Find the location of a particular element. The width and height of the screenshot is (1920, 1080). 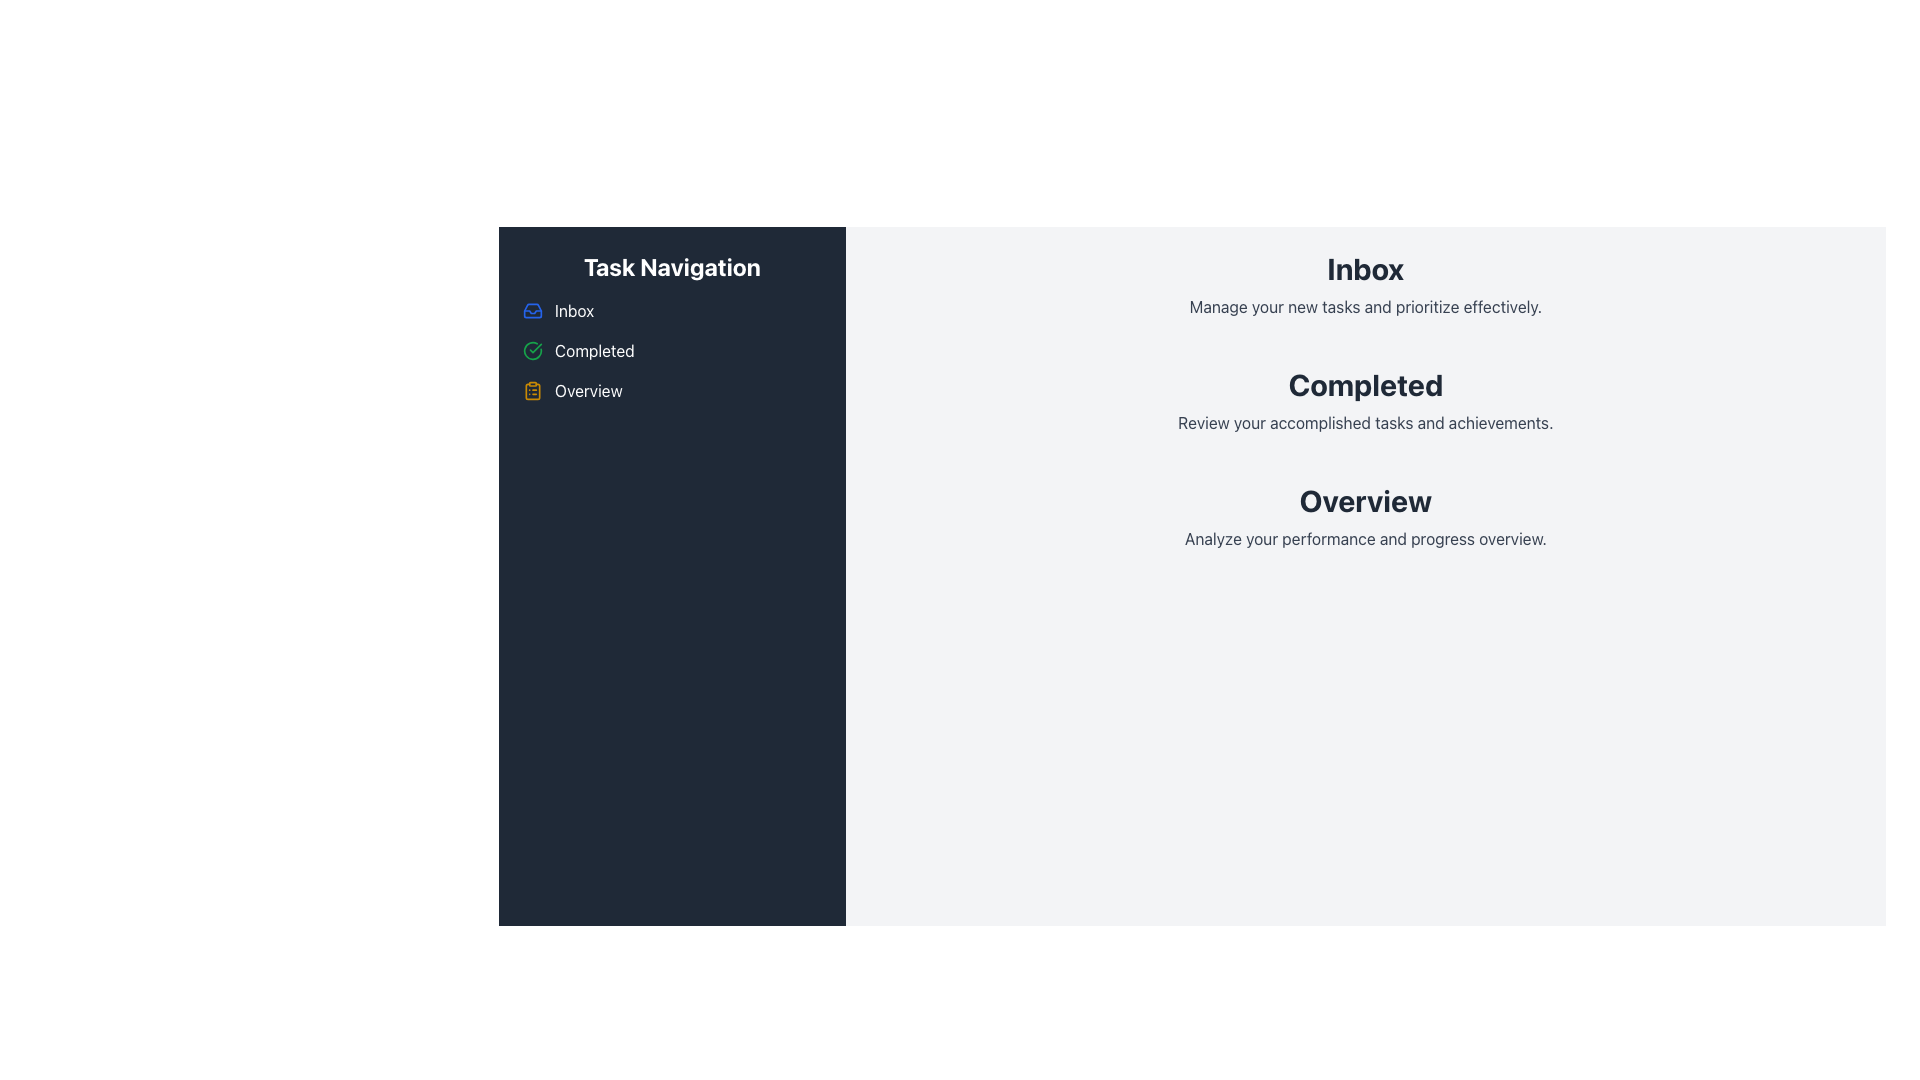

the content associated with the 'Inbox' header located at the top of the right panel, directly under the 'Task Navigation' sidebar is located at coordinates (1364, 285).